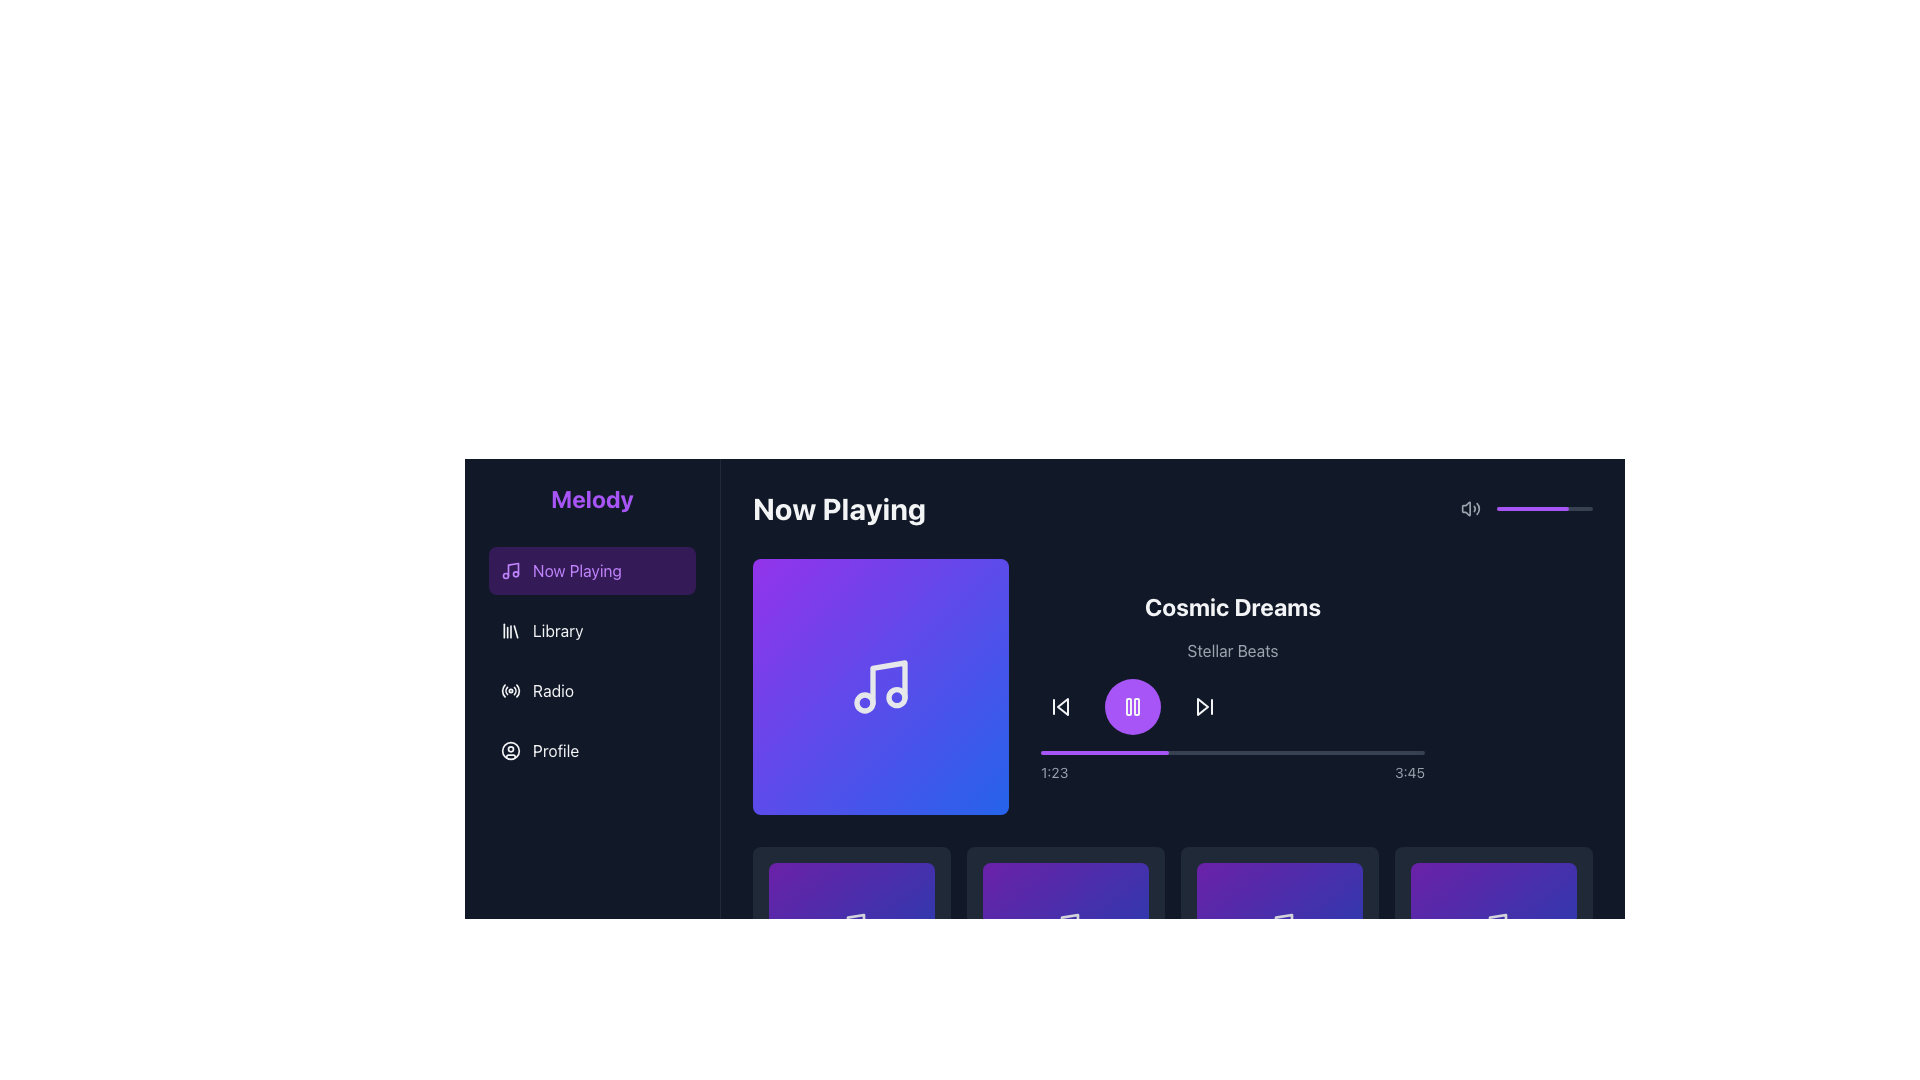 Image resolution: width=1920 pixels, height=1080 pixels. I want to click on the music-related icon in the bottom row of the grid layout, so click(851, 926).